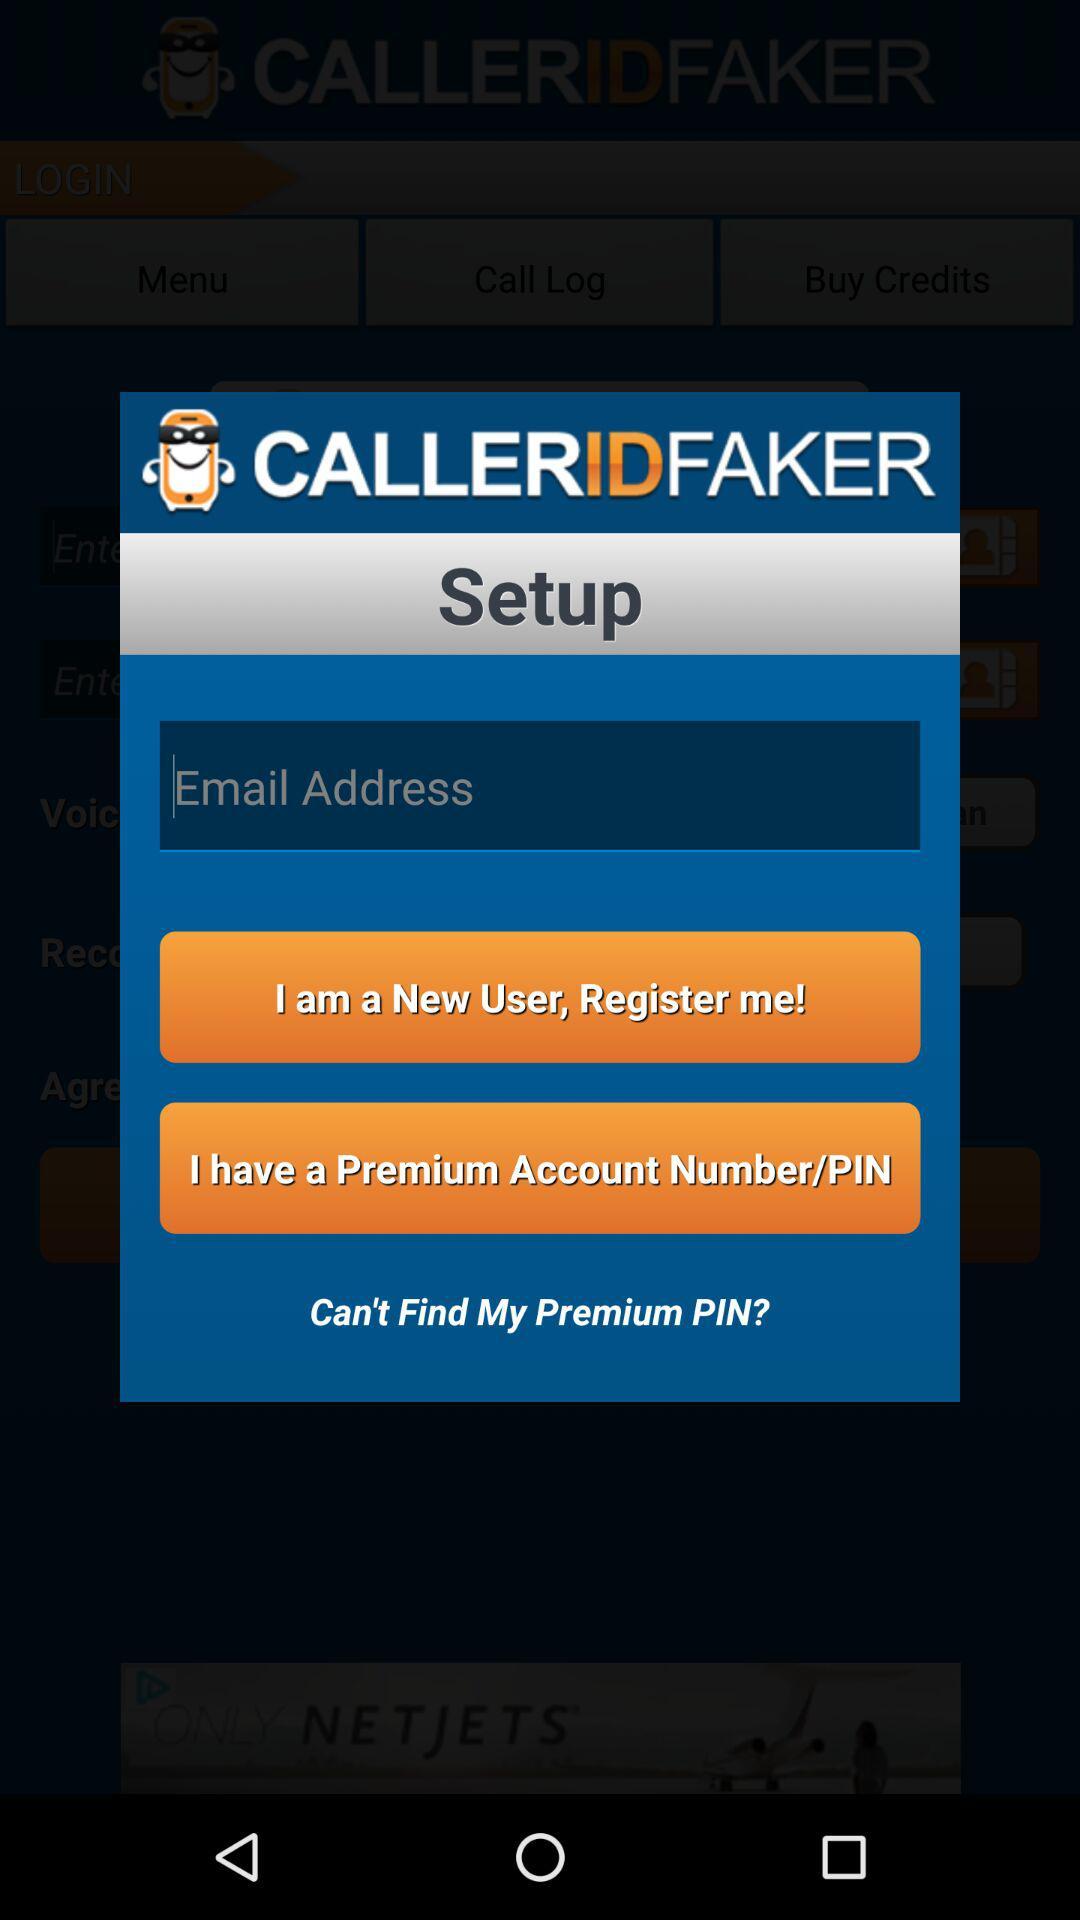 The image size is (1080, 1920). Describe the element at coordinates (538, 1297) in the screenshot. I see `the button below i have a icon` at that location.